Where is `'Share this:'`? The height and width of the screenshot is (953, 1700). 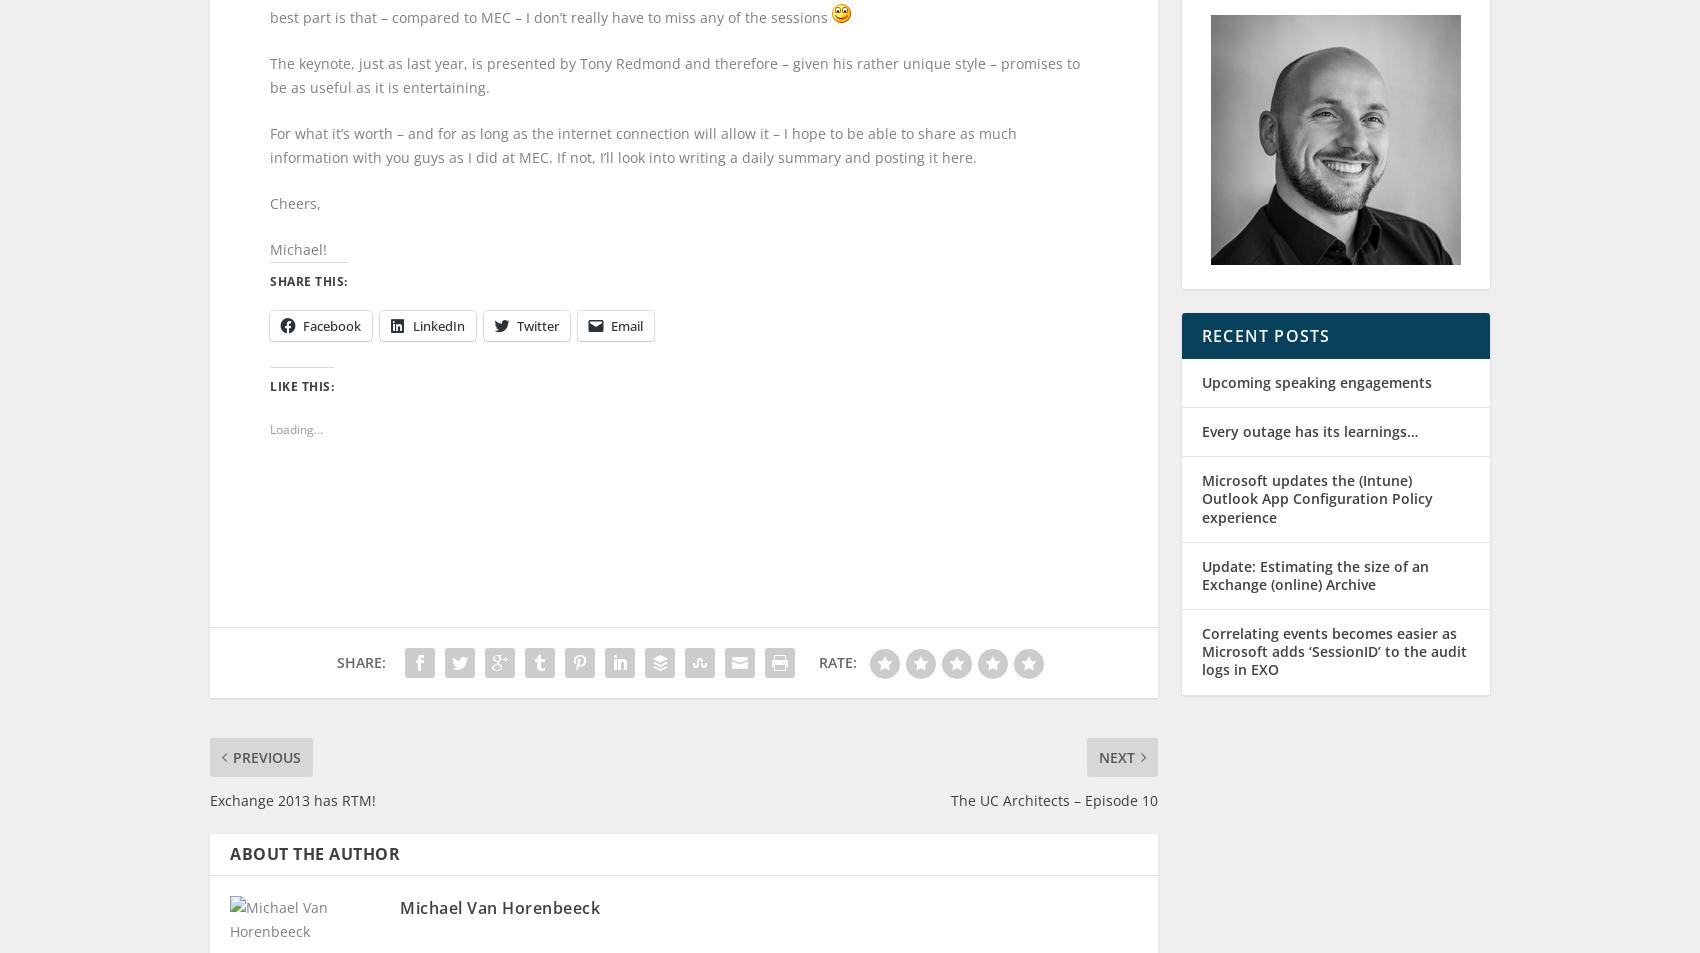 'Share this:' is located at coordinates (308, 299).